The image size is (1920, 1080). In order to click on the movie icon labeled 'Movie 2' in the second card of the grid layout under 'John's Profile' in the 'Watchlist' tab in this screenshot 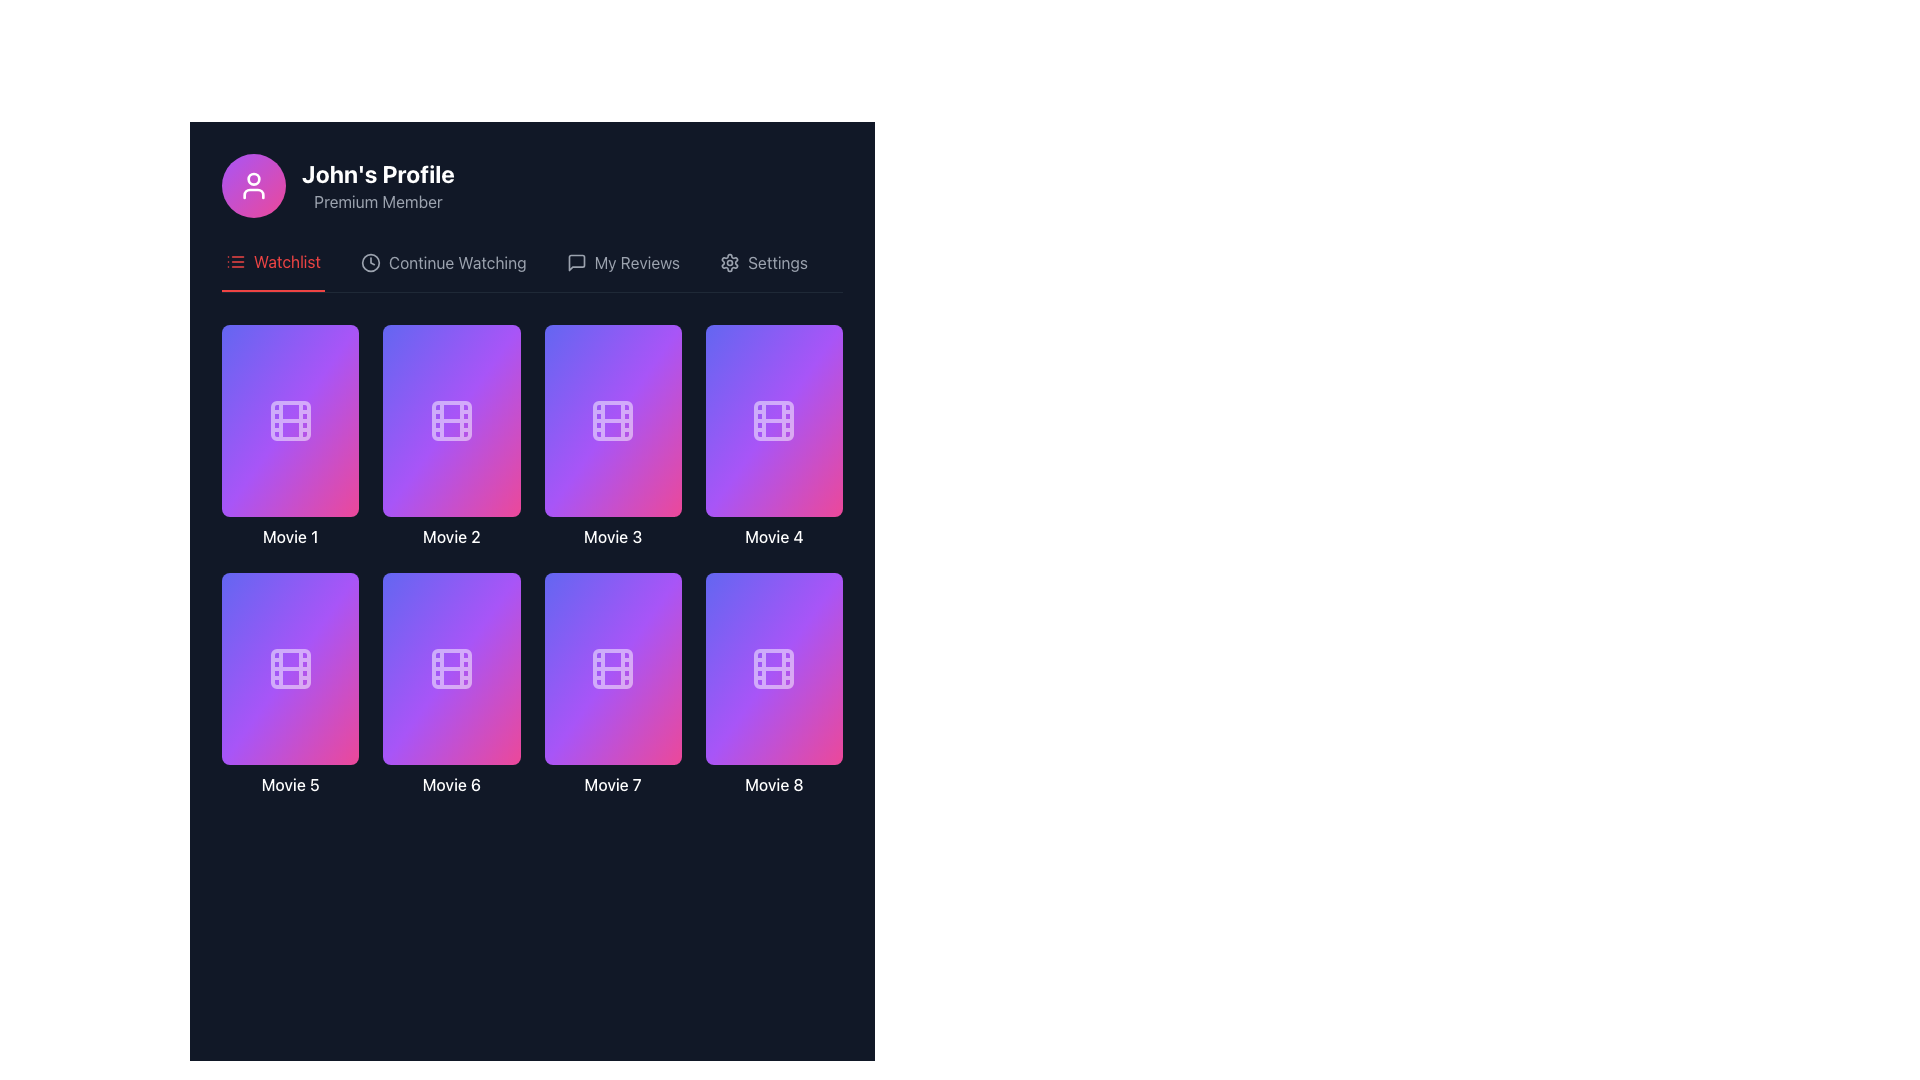, I will do `click(450, 419)`.